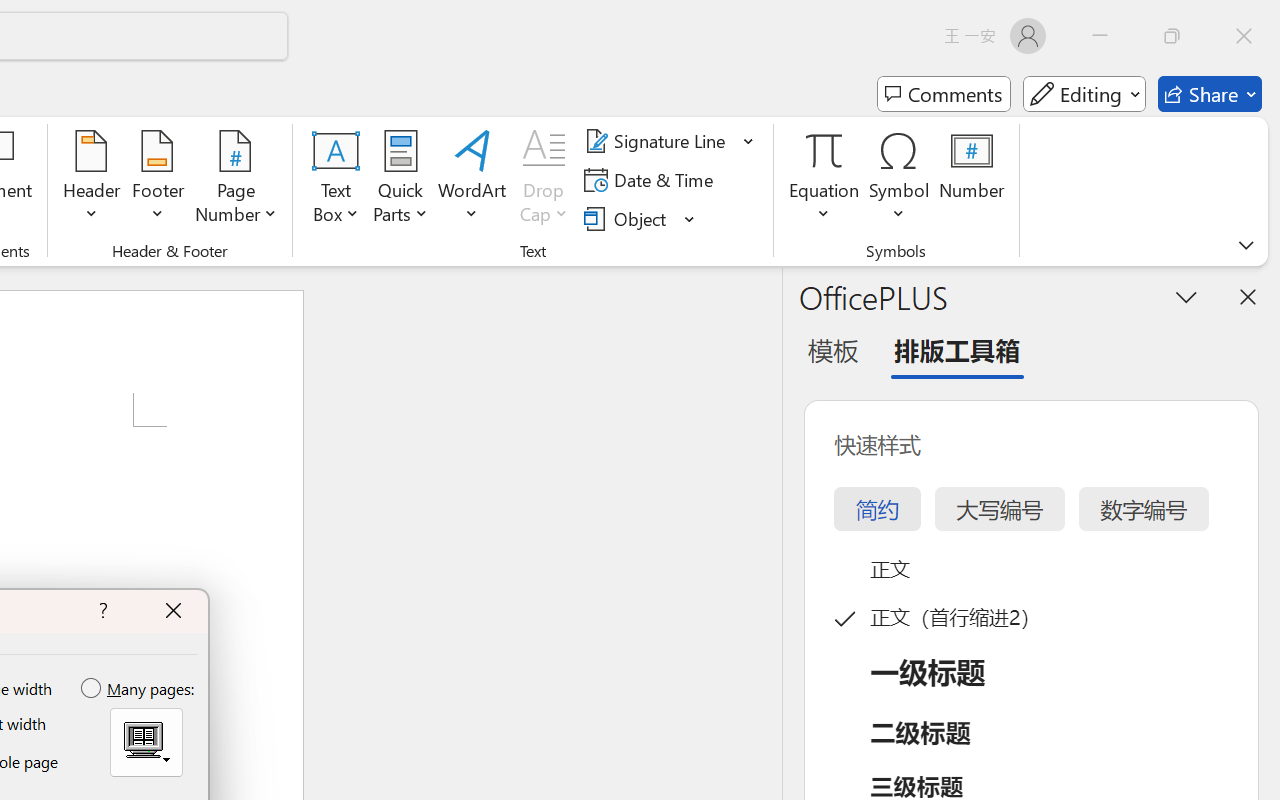 The image size is (1280, 800). I want to click on 'Text Box', so click(336, 179).